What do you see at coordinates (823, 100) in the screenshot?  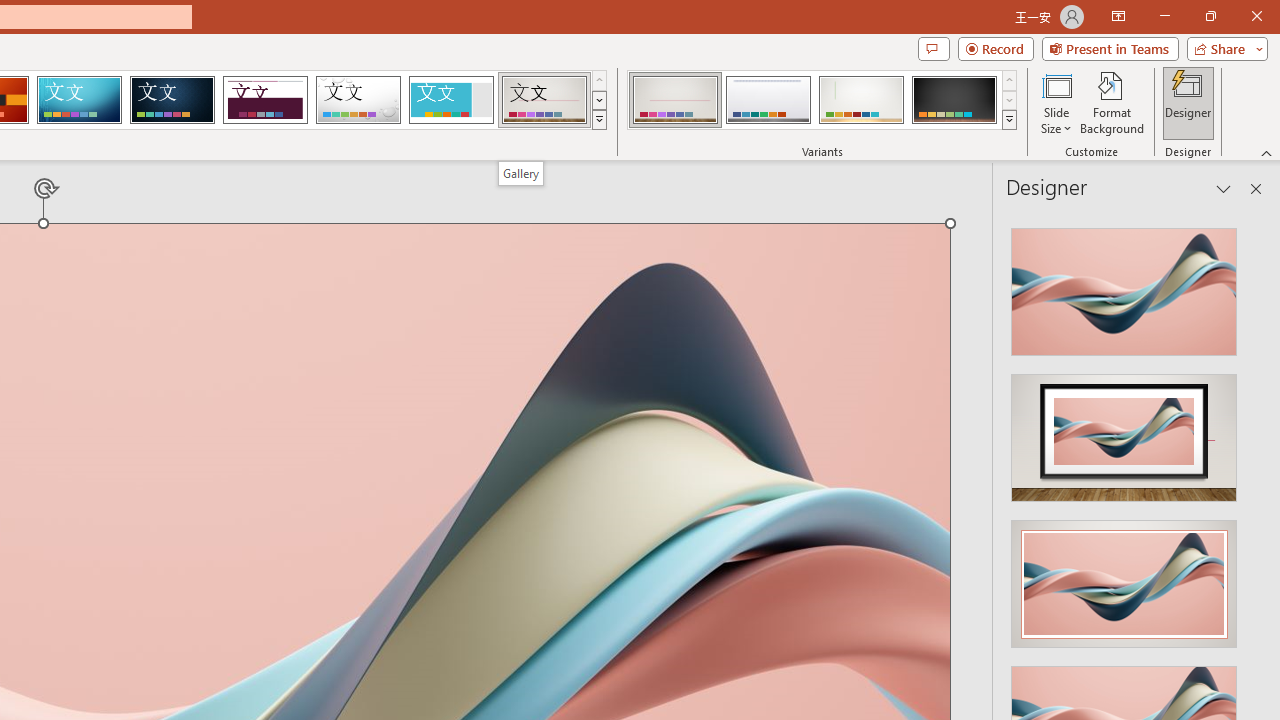 I see `'AutomationID: ThemeVariantsGallery'` at bounding box center [823, 100].